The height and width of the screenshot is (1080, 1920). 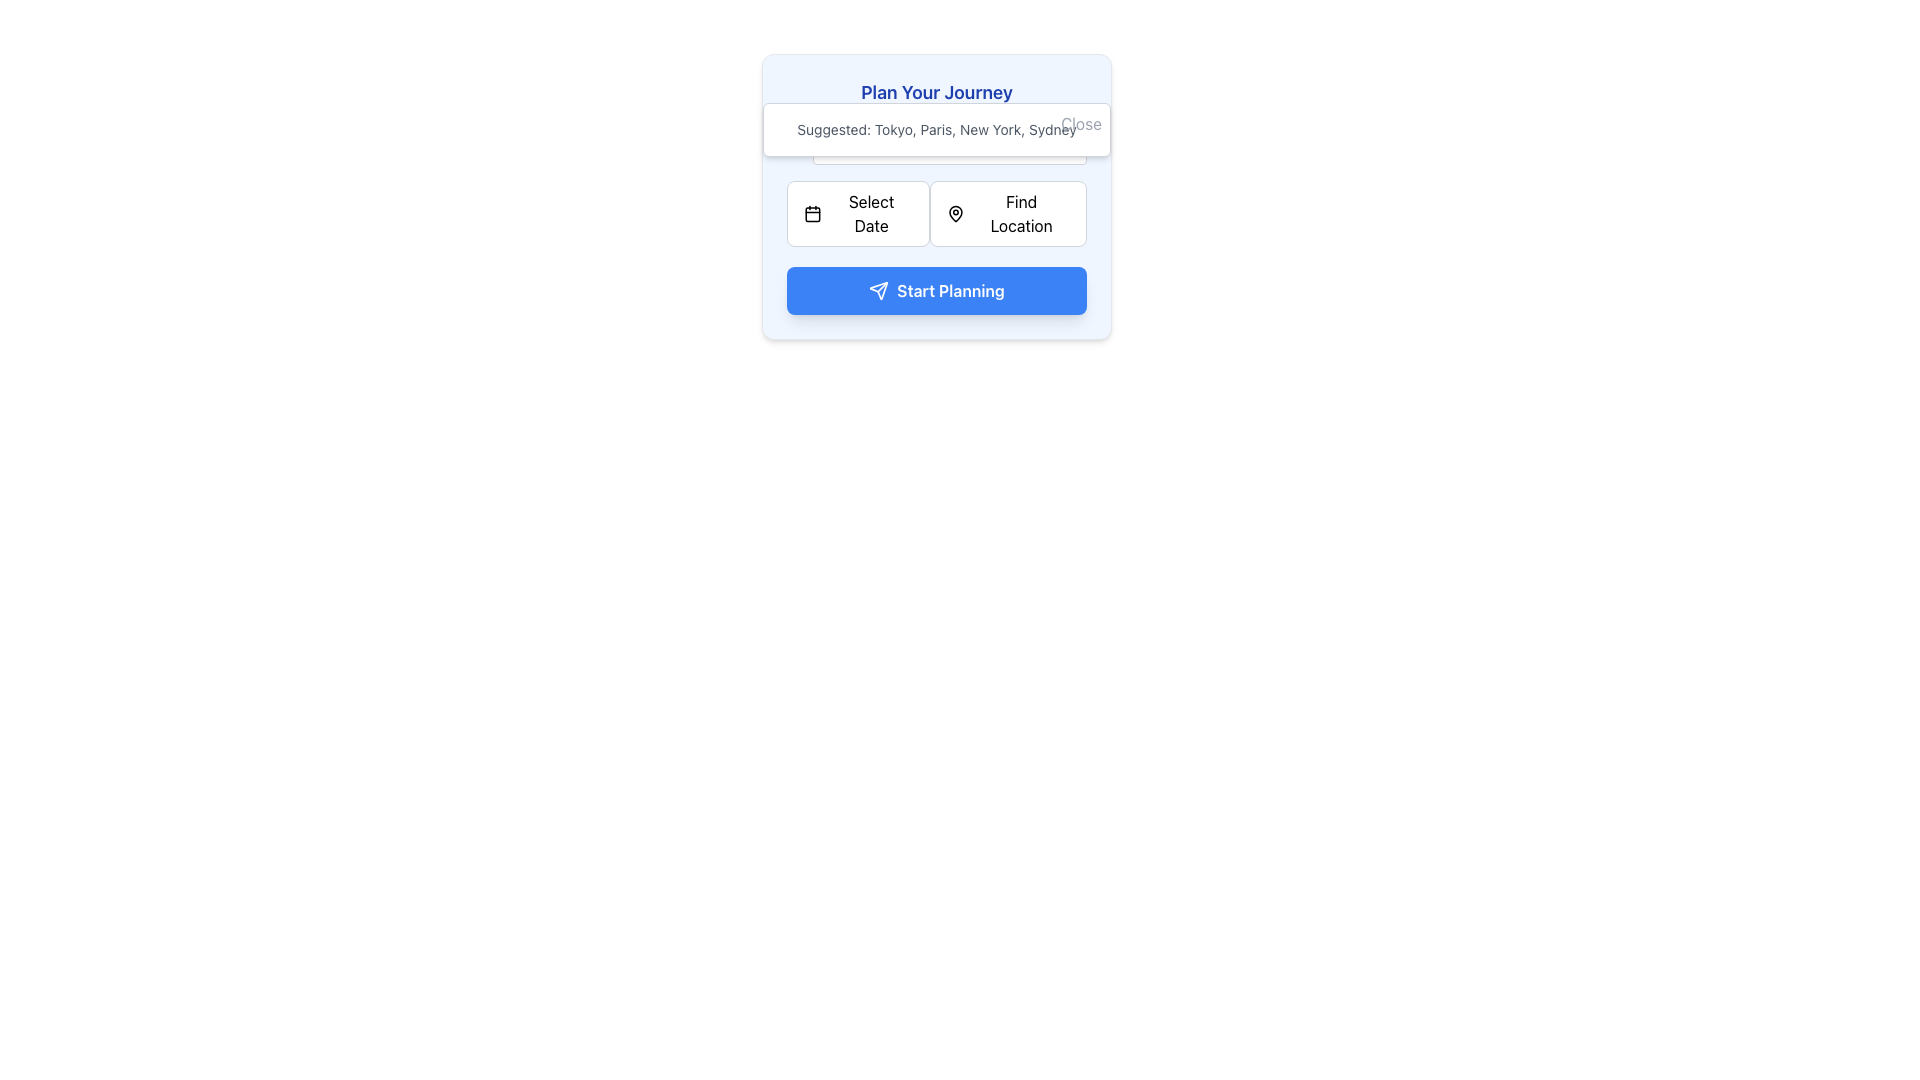 What do you see at coordinates (812, 213) in the screenshot?
I see `the 'Select Date' button that contains the calendar icon` at bounding box center [812, 213].